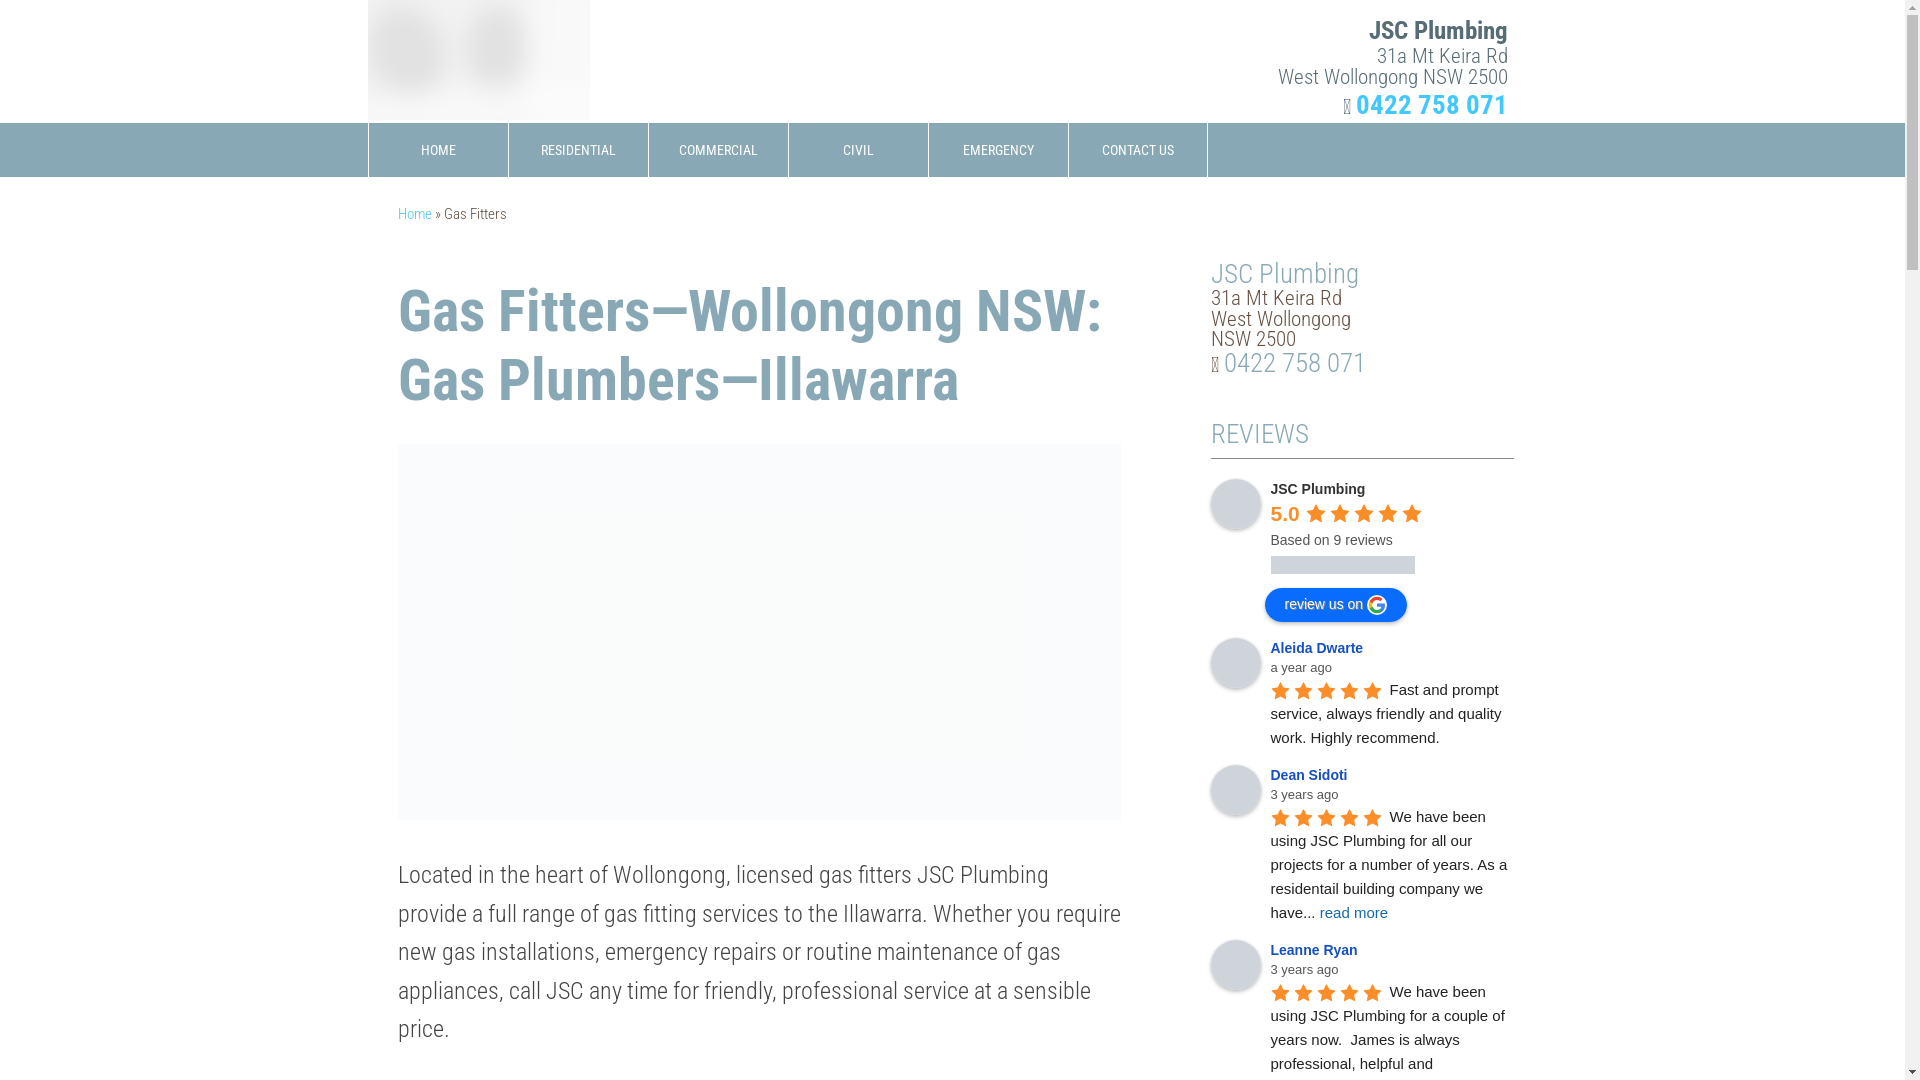 The width and height of the screenshot is (1920, 1080). I want to click on 'RESIDENTIAL', so click(576, 149).